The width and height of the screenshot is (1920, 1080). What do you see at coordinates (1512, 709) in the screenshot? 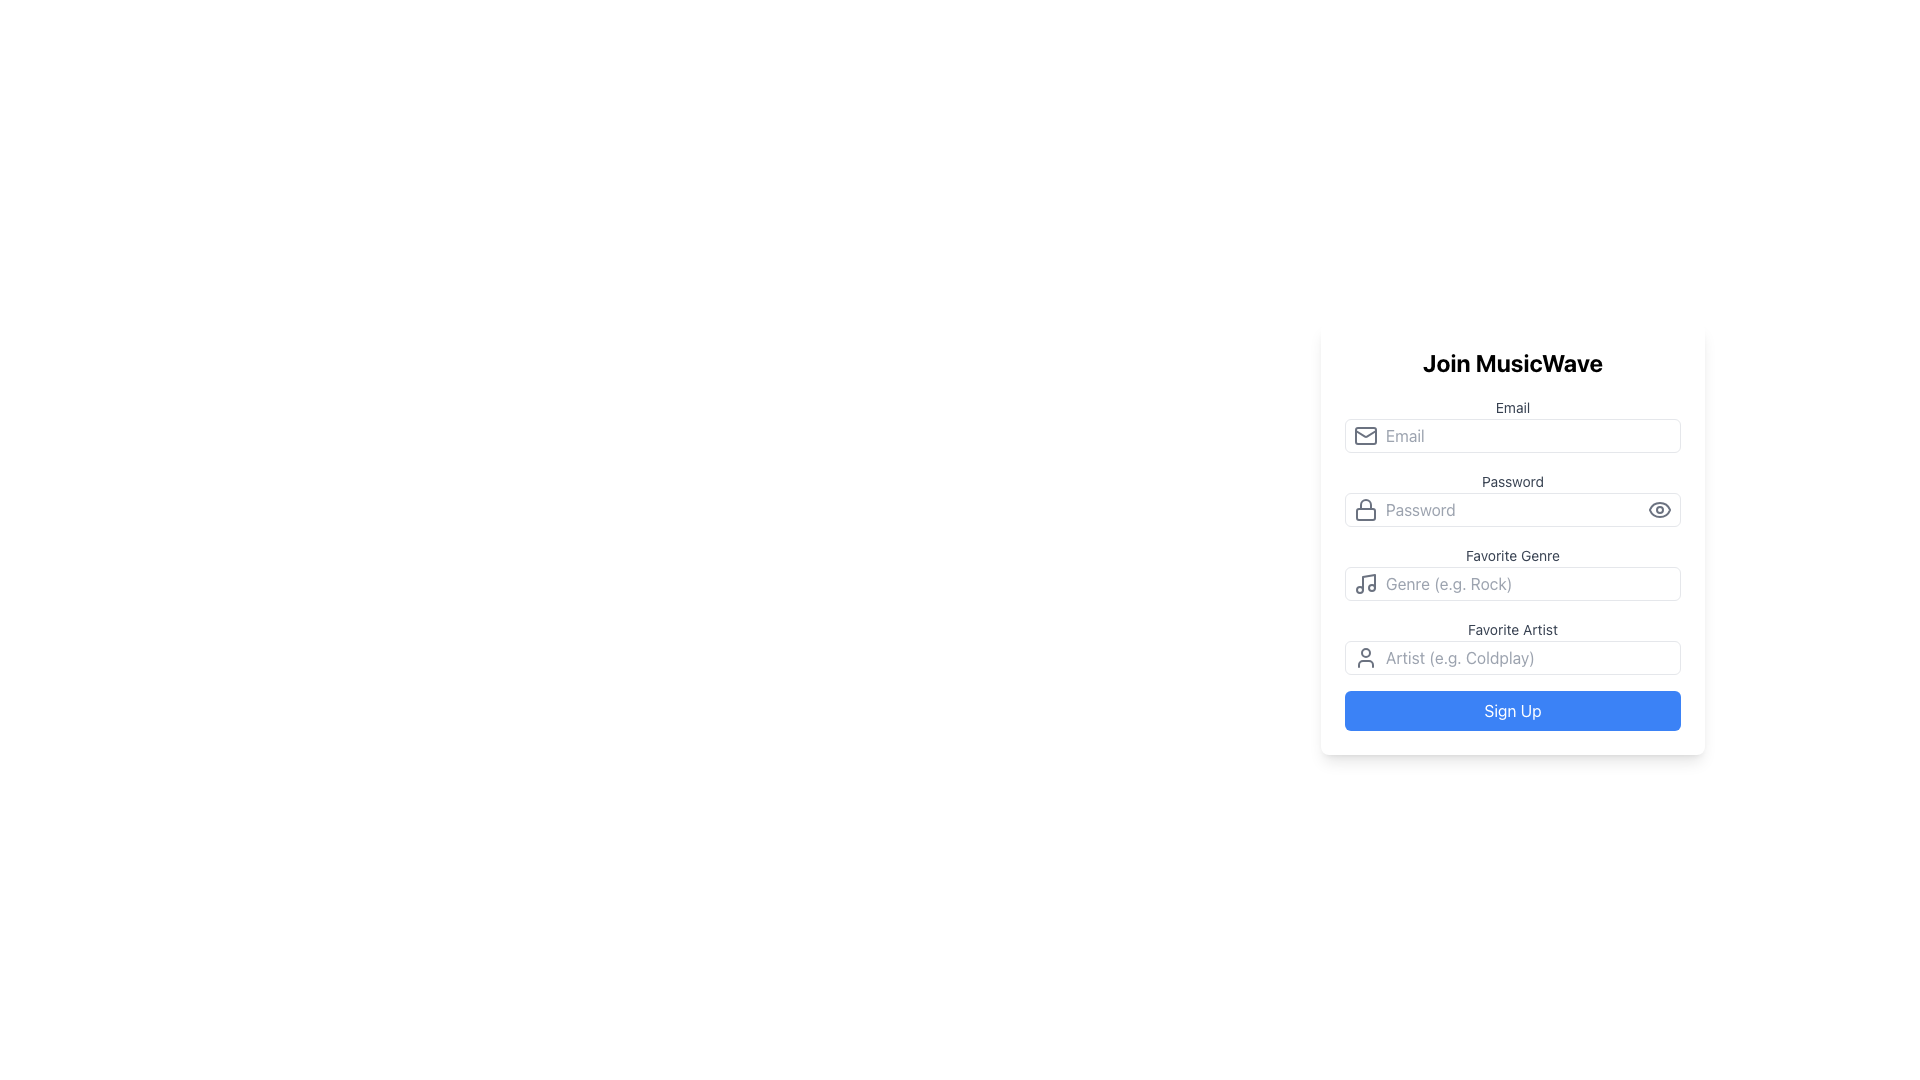
I see `the registration button located at the bottom of the form, which changes its color when hovered` at bounding box center [1512, 709].